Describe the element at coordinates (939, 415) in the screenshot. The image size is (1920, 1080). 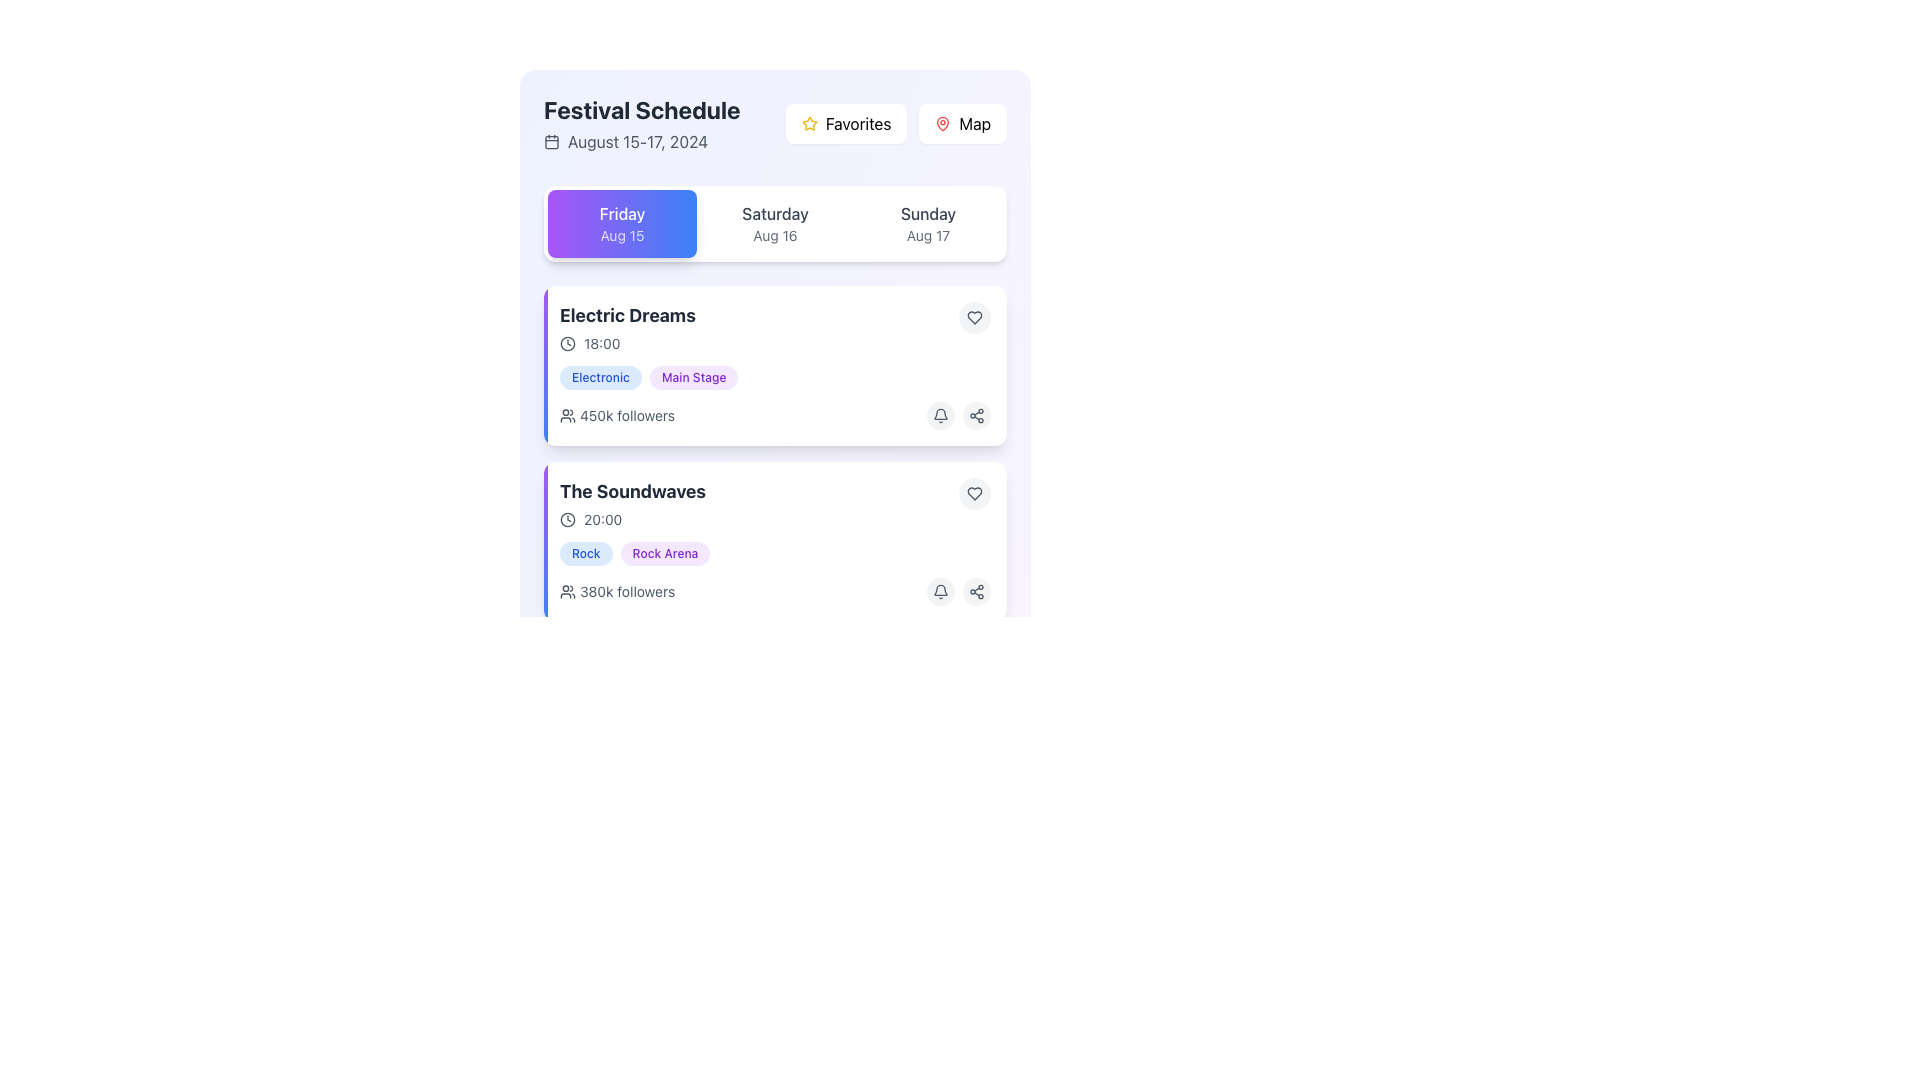
I see `the SVG bell icon with the class 'lucide lucide-bell' located at the bottom right corner of the second list item labeled 'The Soundwaves'` at that location.